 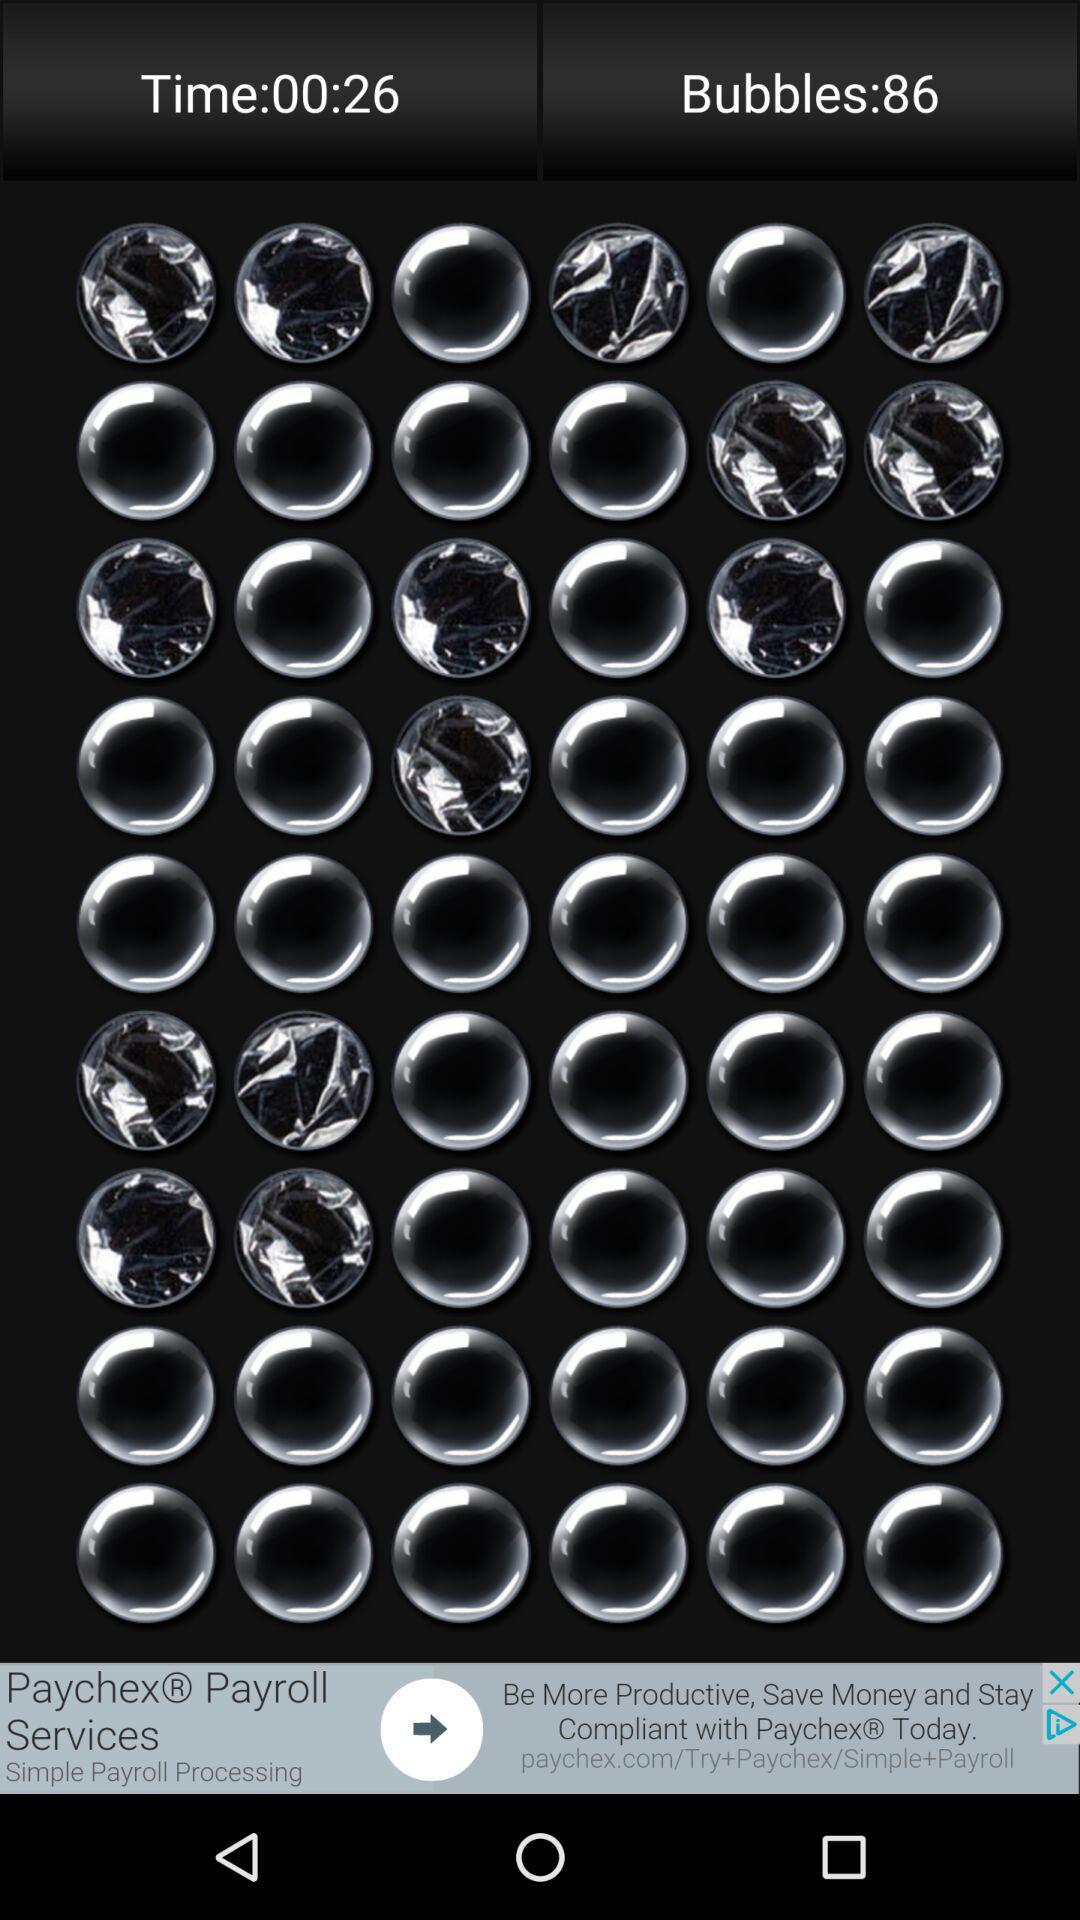 What do you see at coordinates (145, 1493) in the screenshot?
I see `the refresh icon` at bounding box center [145, 1493].